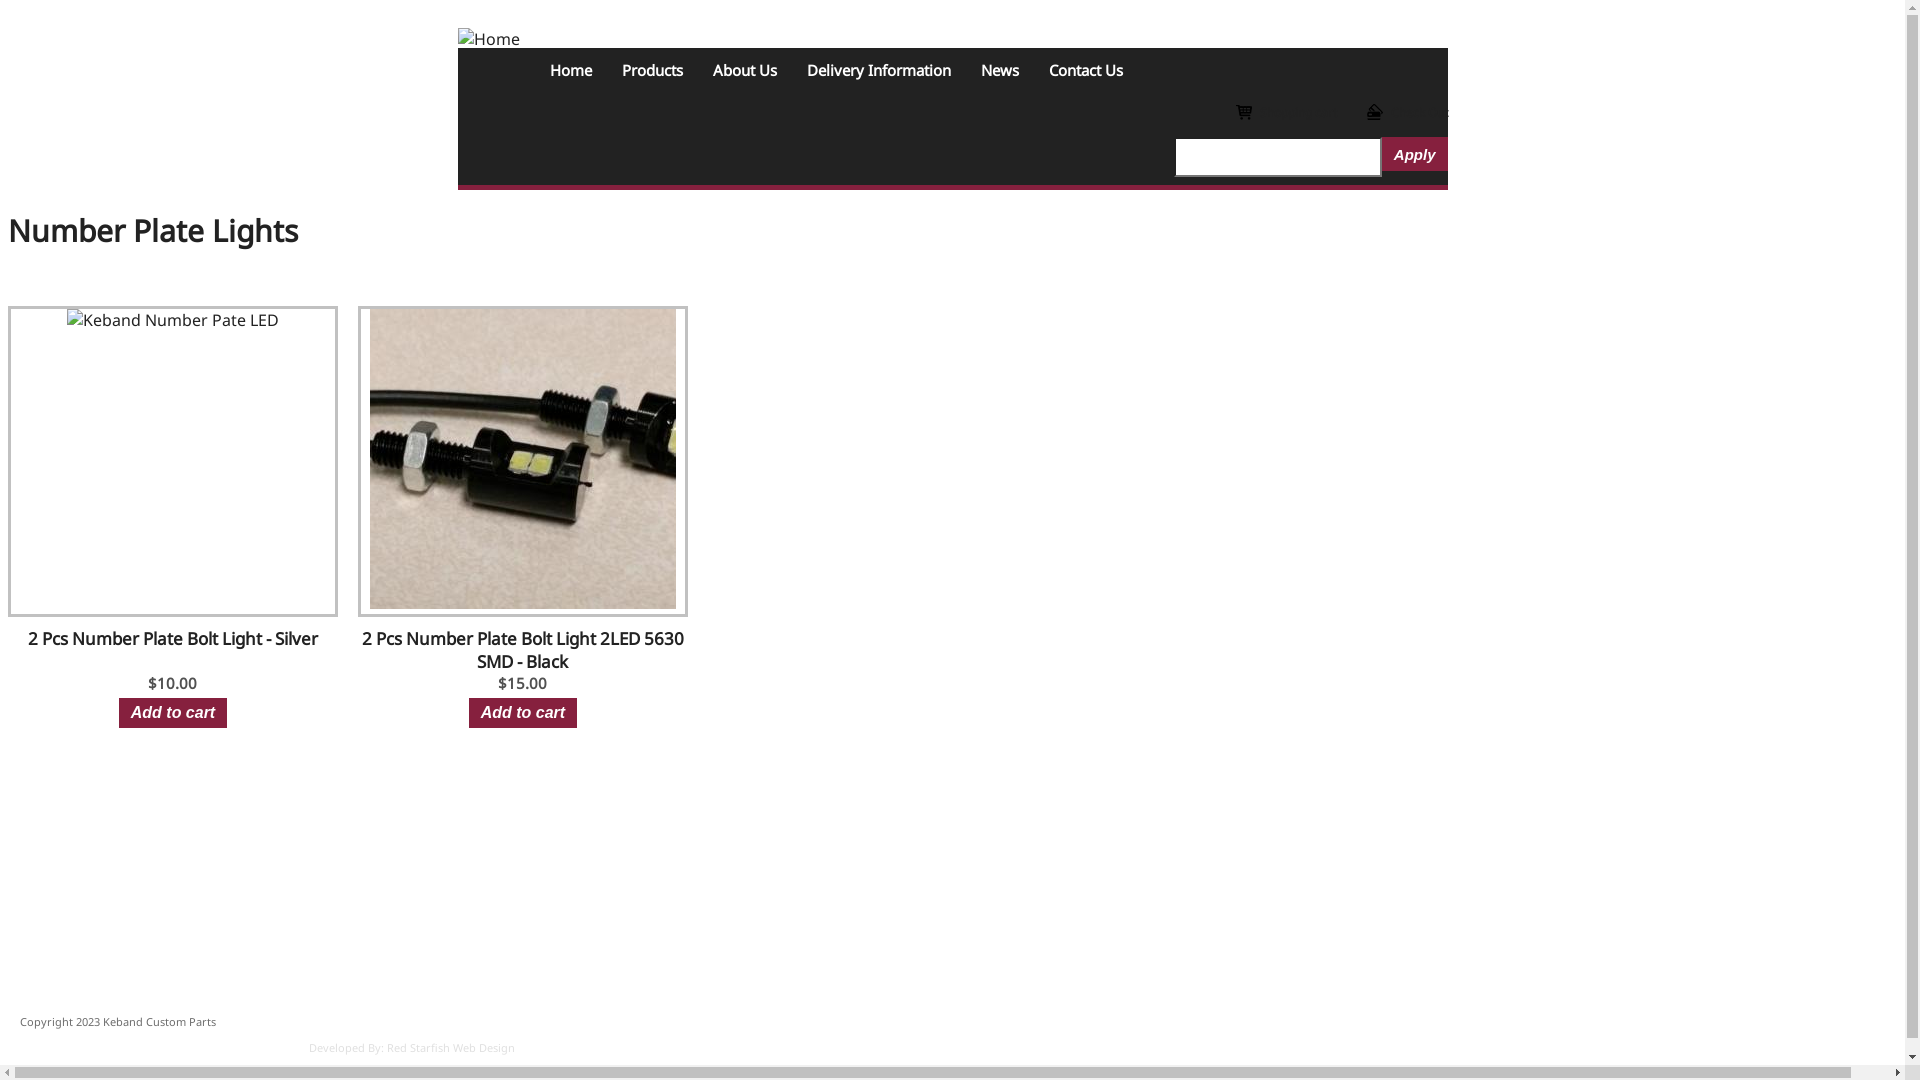 This screenshot has width=1920, height=1080. Describe the element at coordinates (8, 8) in the screenshot. I see `'Skip to main content'` at that location.